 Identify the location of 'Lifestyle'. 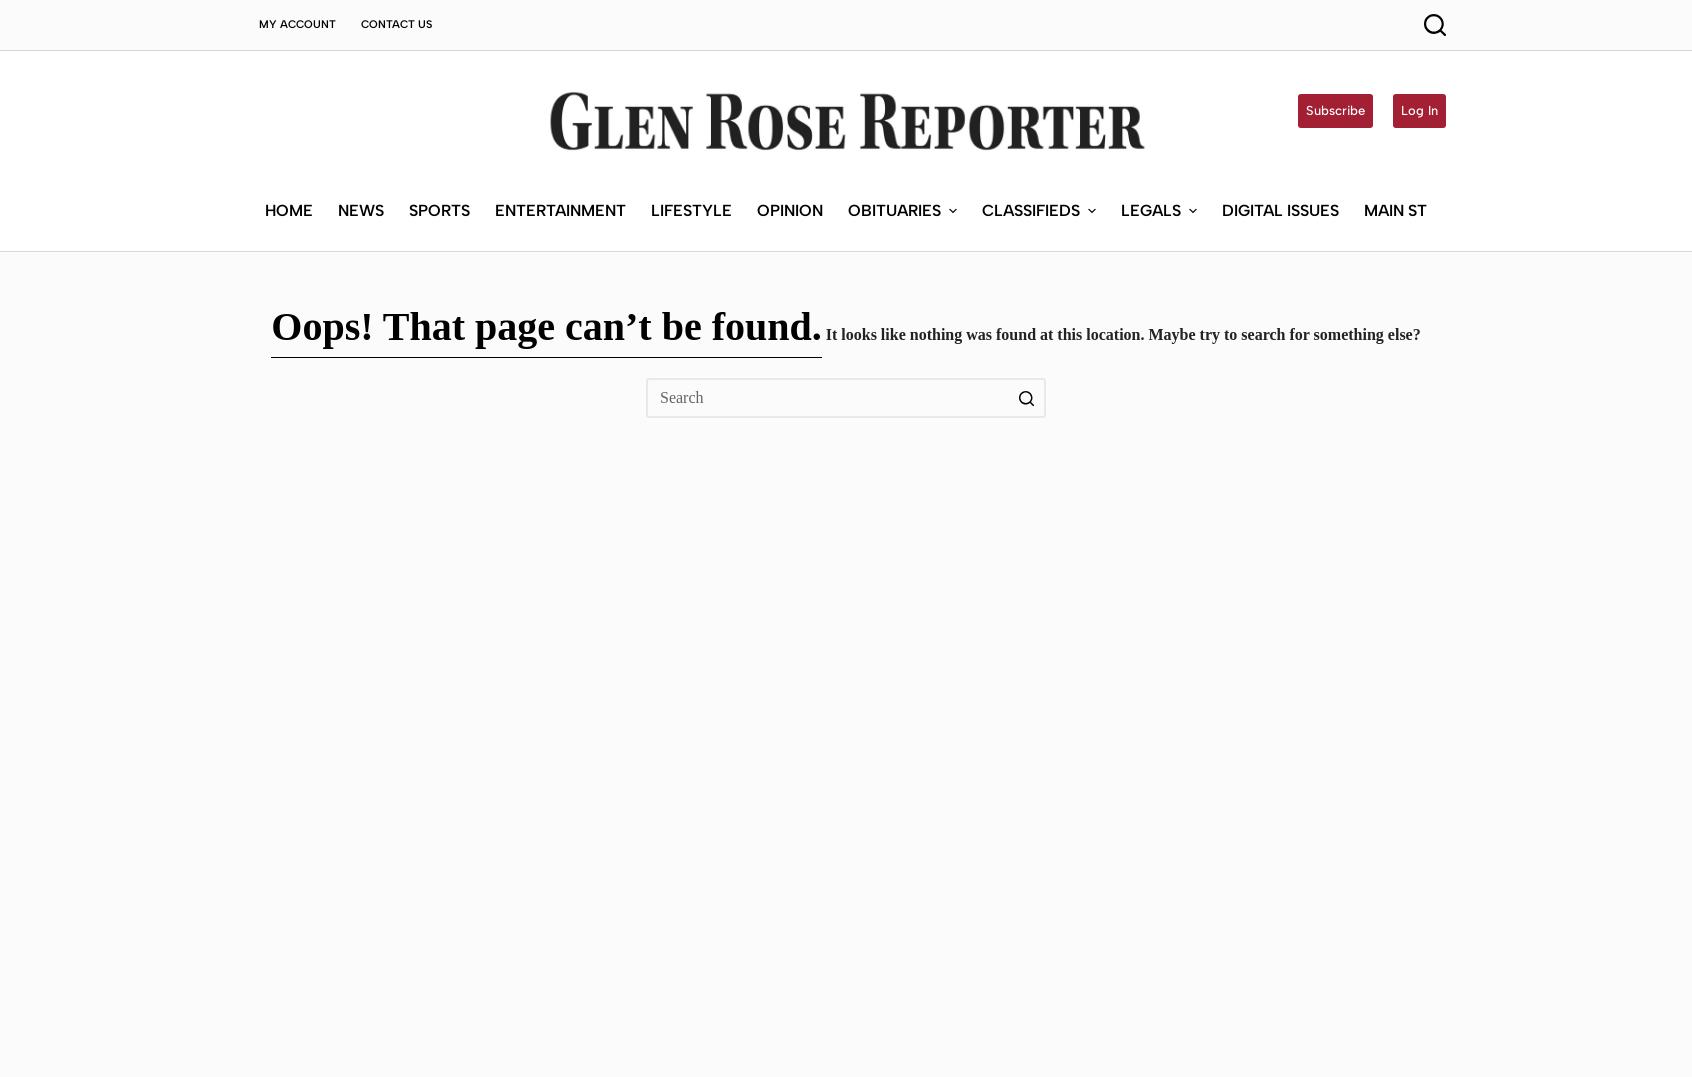
(650, 57).